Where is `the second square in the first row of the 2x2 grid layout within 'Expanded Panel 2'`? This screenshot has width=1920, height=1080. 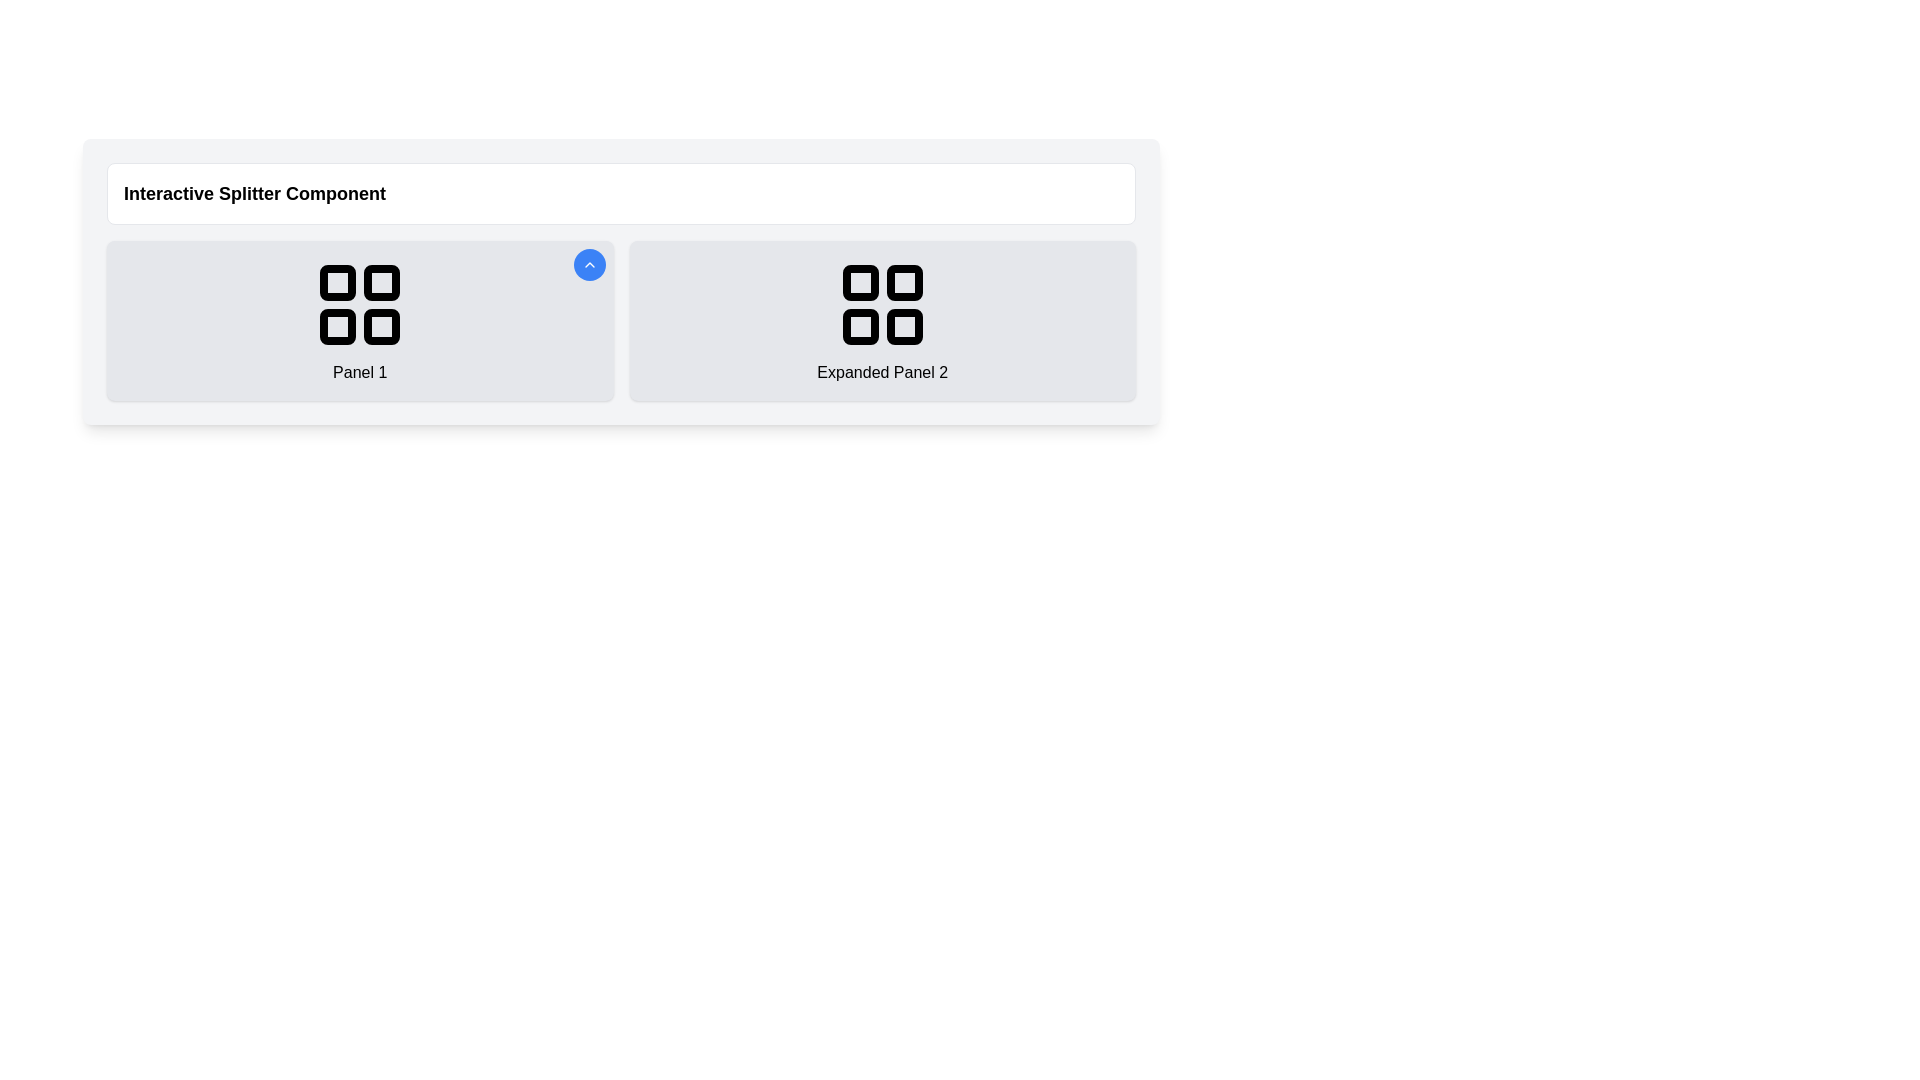 the second square in the first row of the 2x2 grid layout within 'Expanded Panel 2' is located at coordinates (903, 282).